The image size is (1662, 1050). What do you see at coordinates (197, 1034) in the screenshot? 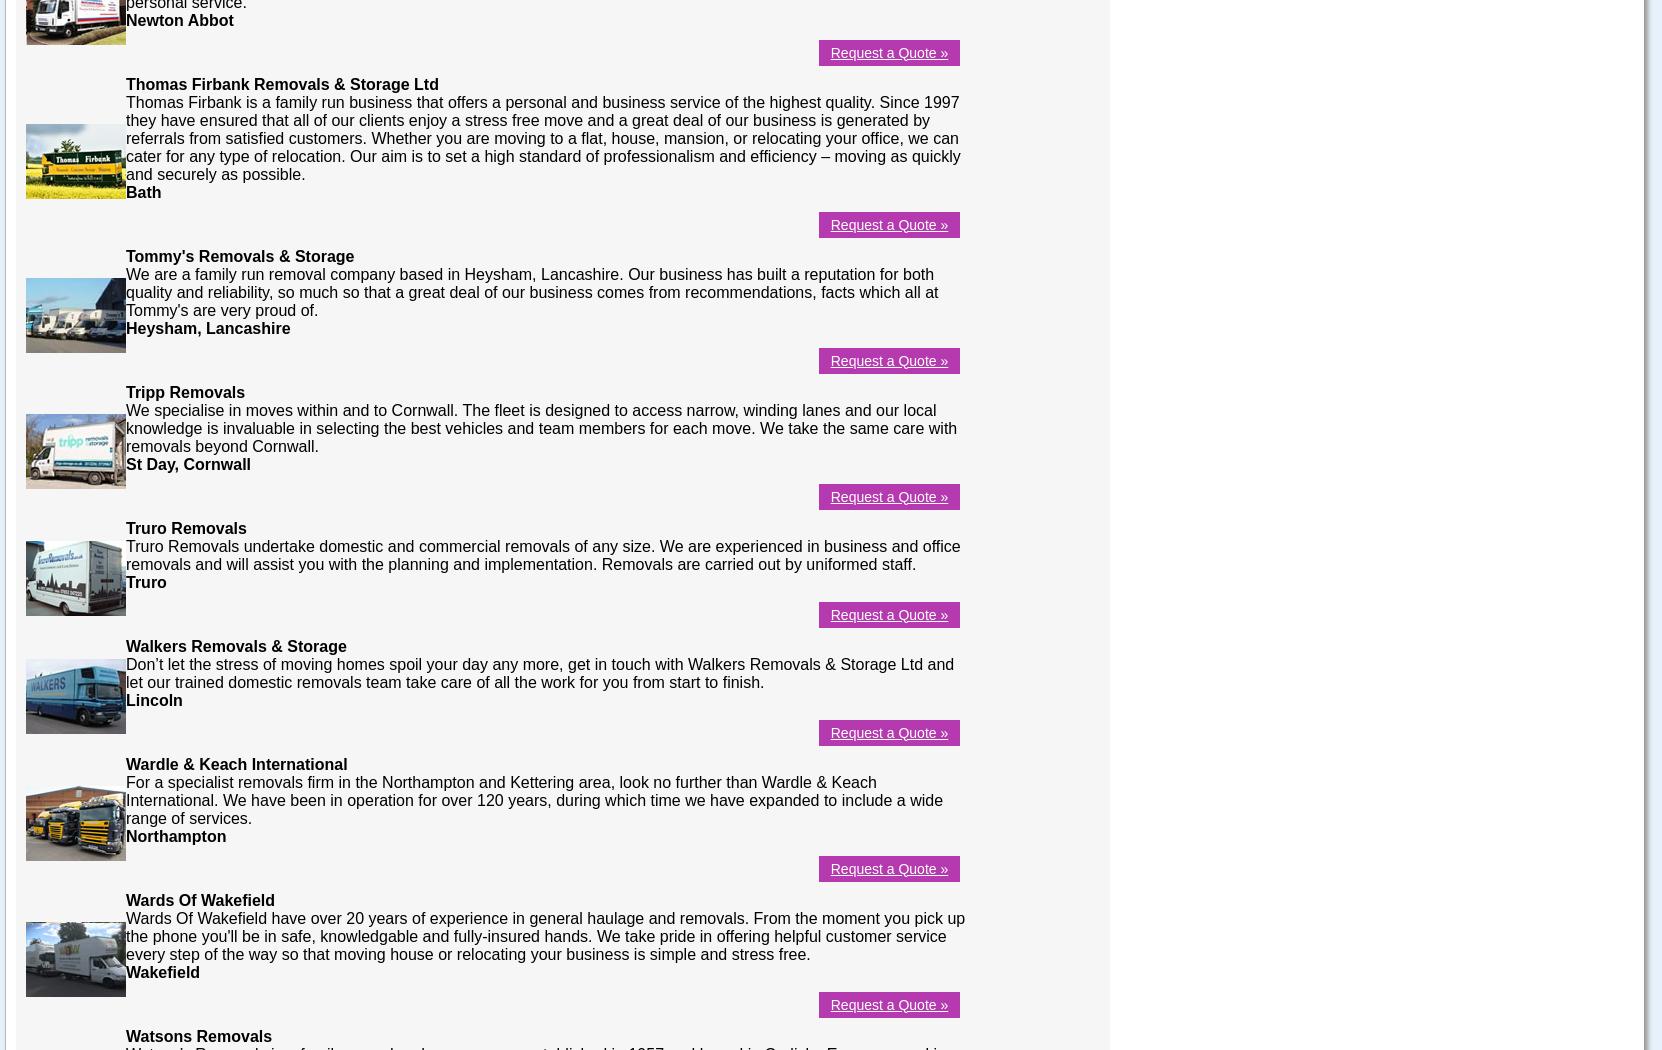
I see `'Watsons Removals'` at bounding box center [197, 1034].